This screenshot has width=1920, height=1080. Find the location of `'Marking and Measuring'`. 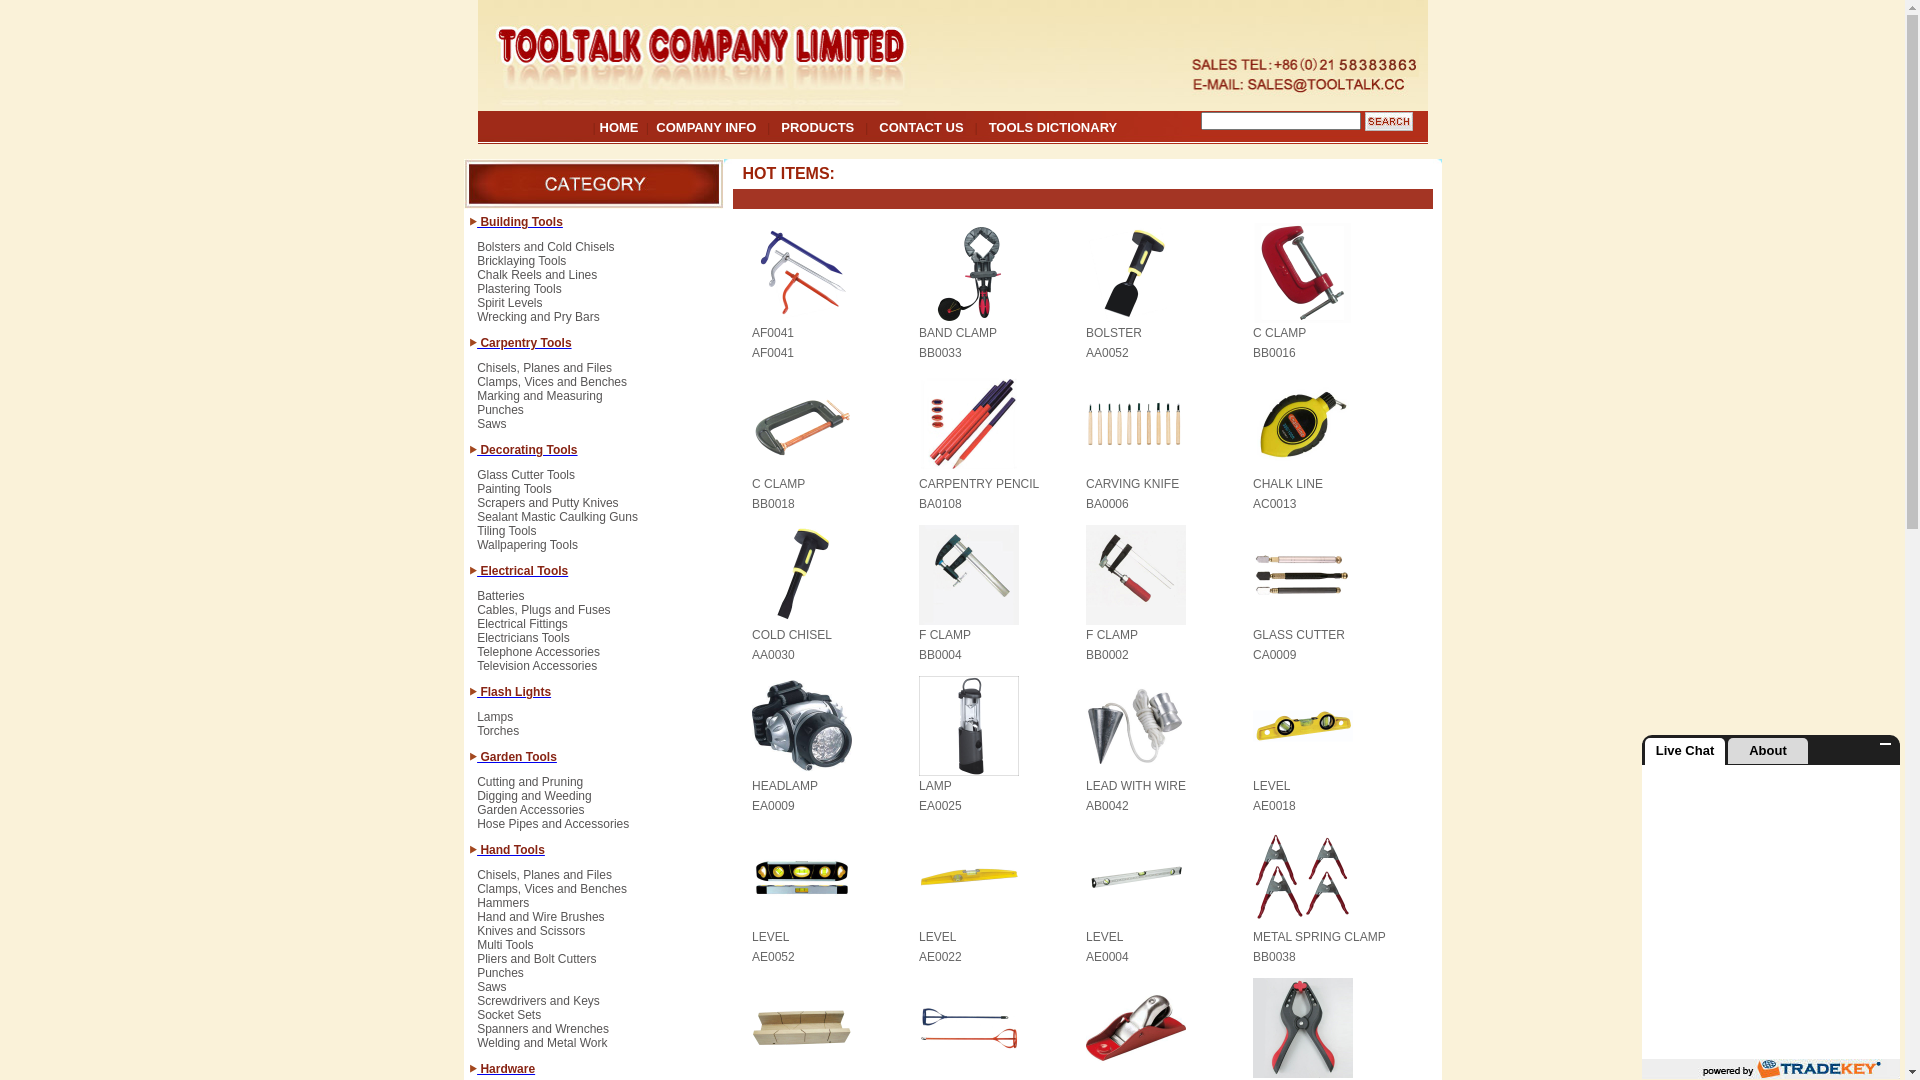

'Marking and Measuring' is located at coordinates (539, 402).